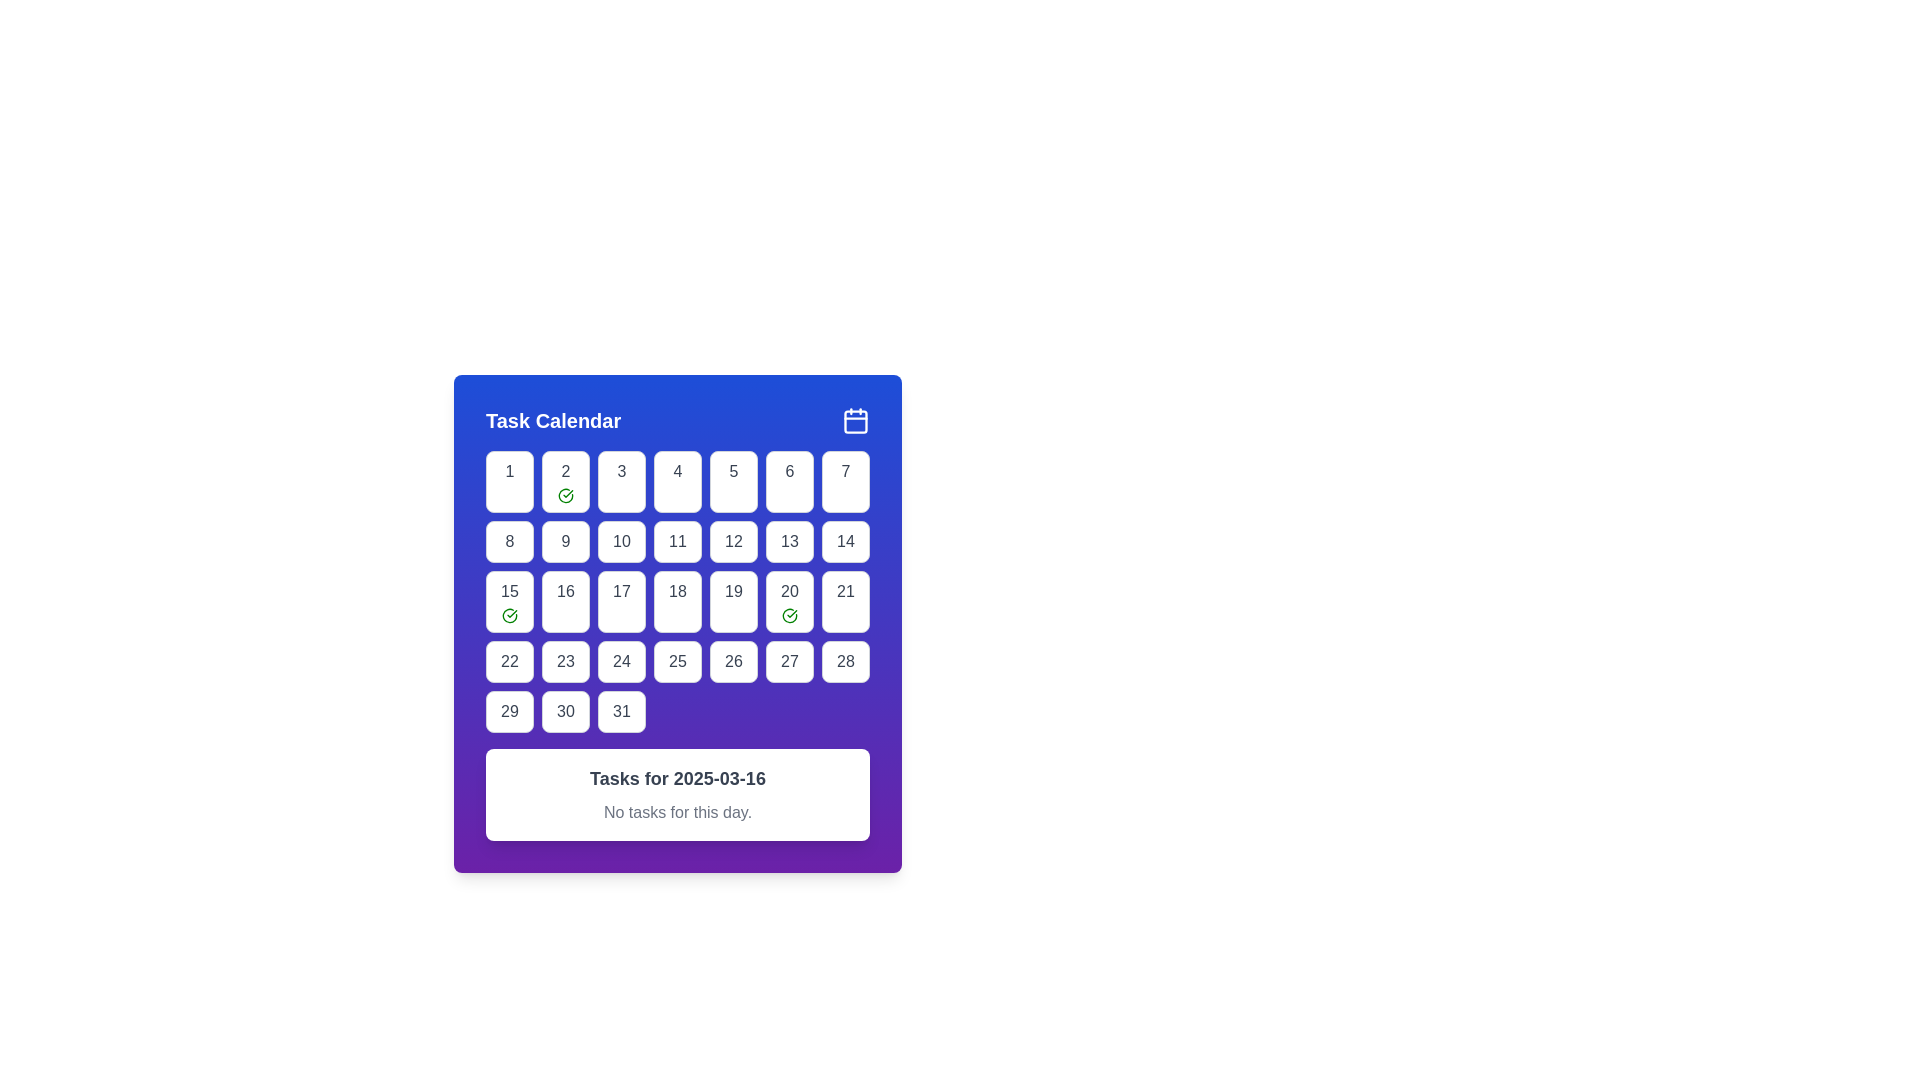  Describe the element at coordinates (565, 711) in the screenshot. I see `the static text element representing the 30th day of the month in the calendar` at that location.